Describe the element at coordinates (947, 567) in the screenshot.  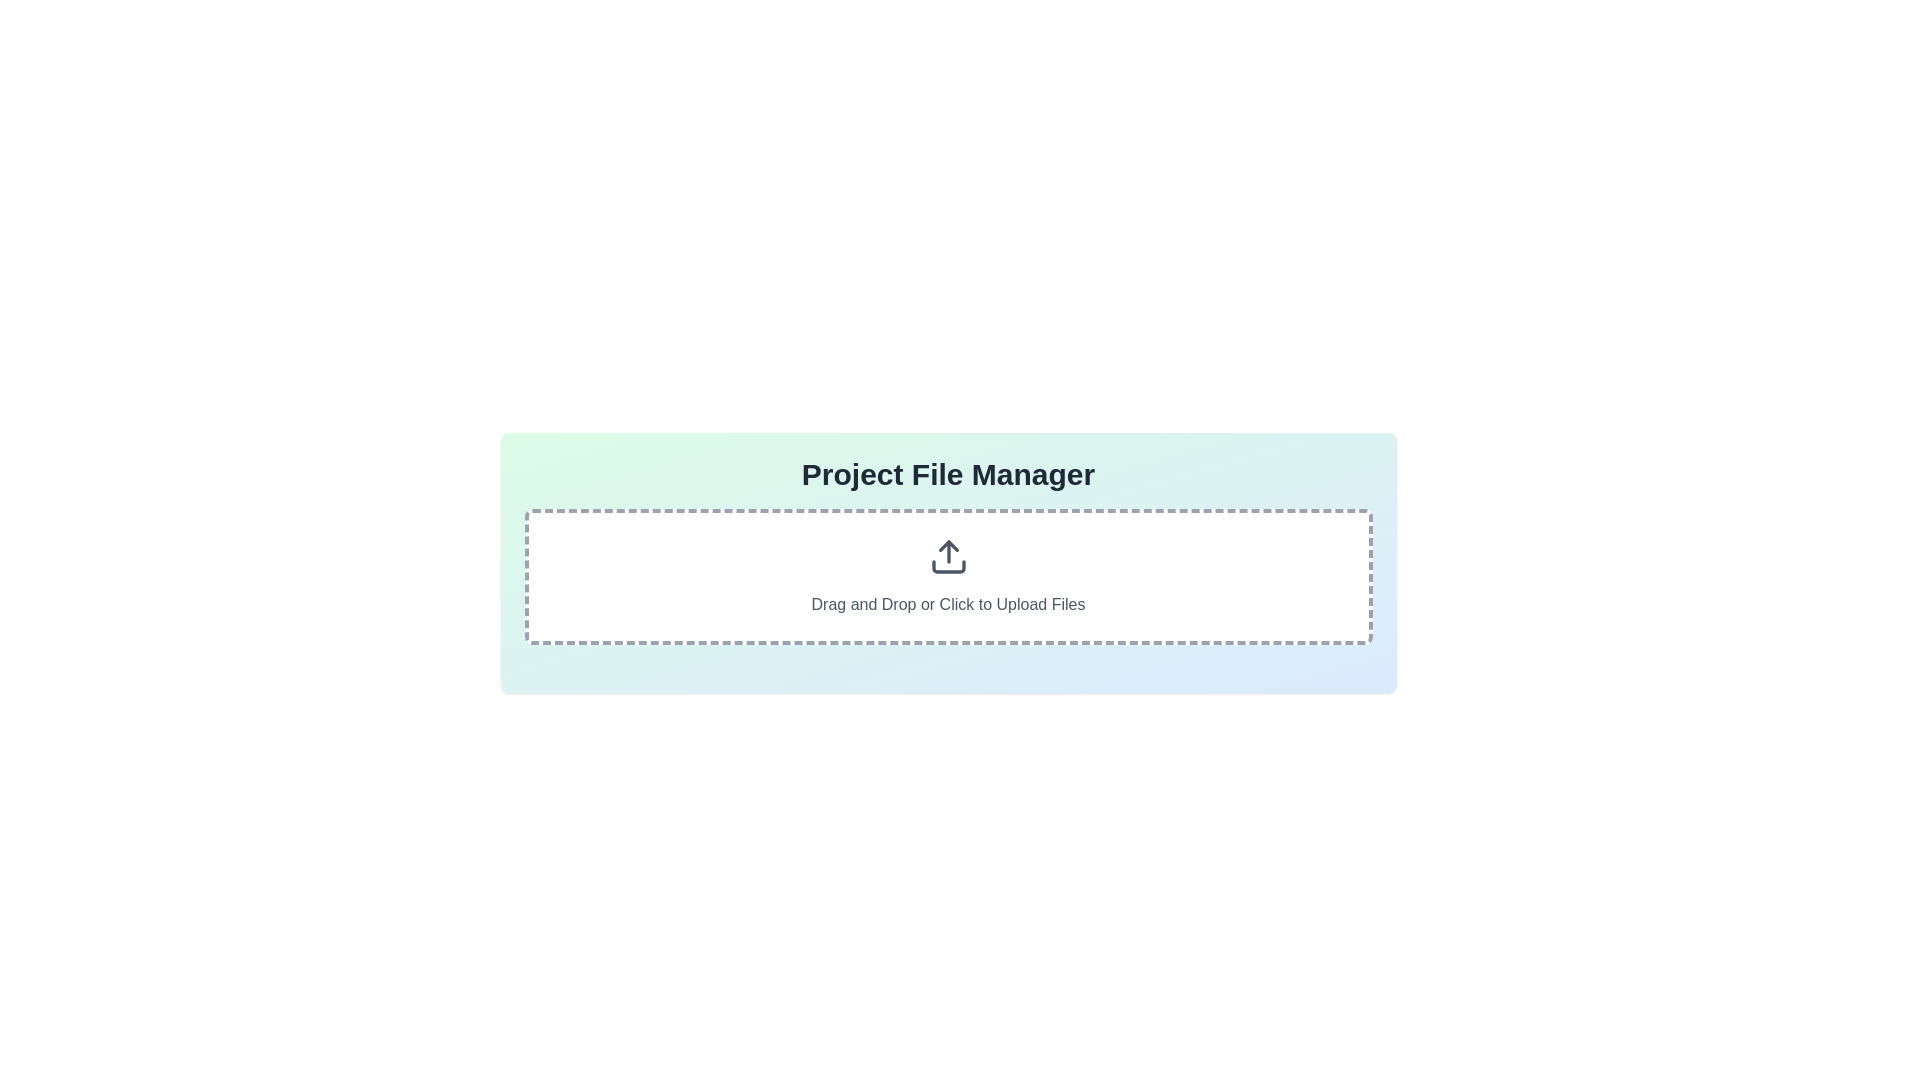
I see `the decorative graphical element that represents the base of the upload icon, which is positioned at the bottom of the SVG icon` at that location.